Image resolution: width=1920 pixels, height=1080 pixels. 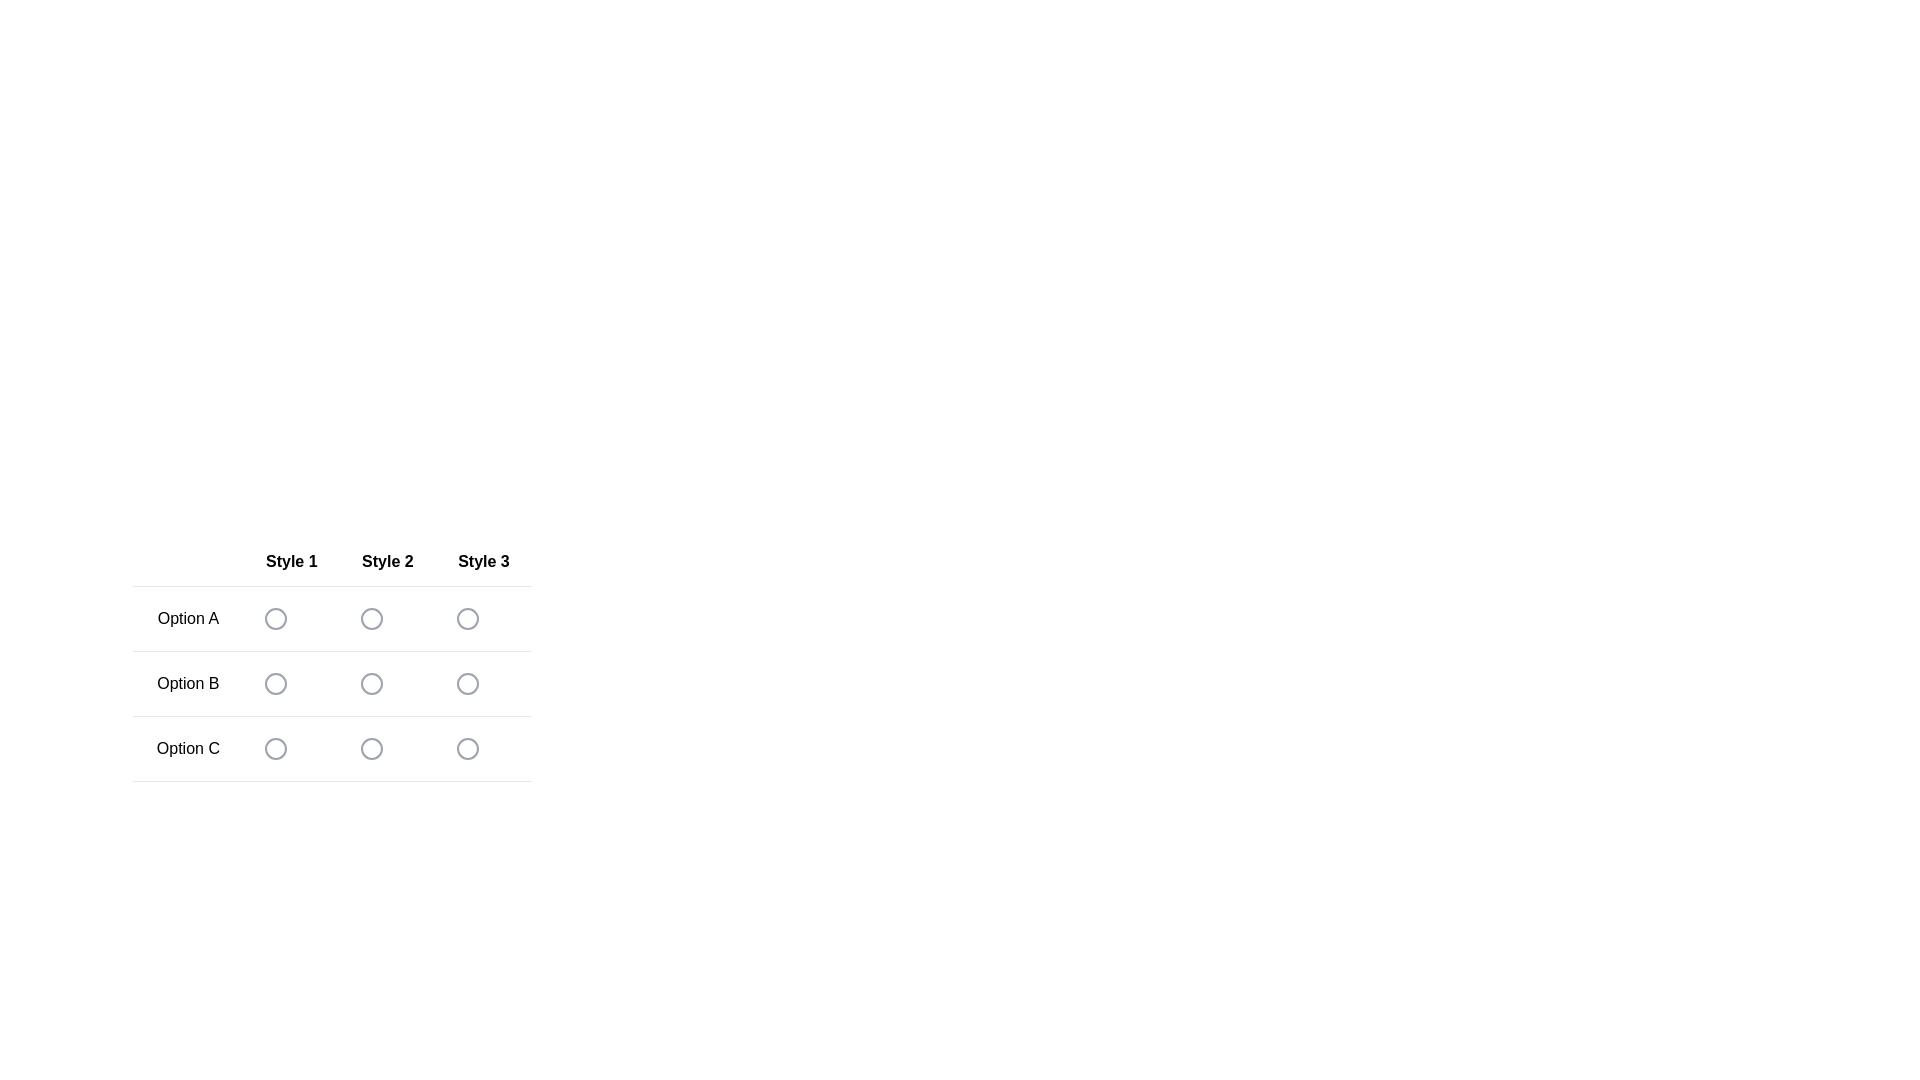 I want to click on the radio button labeled 'Style 1' under 'Option C', so click(x=290, y=748).